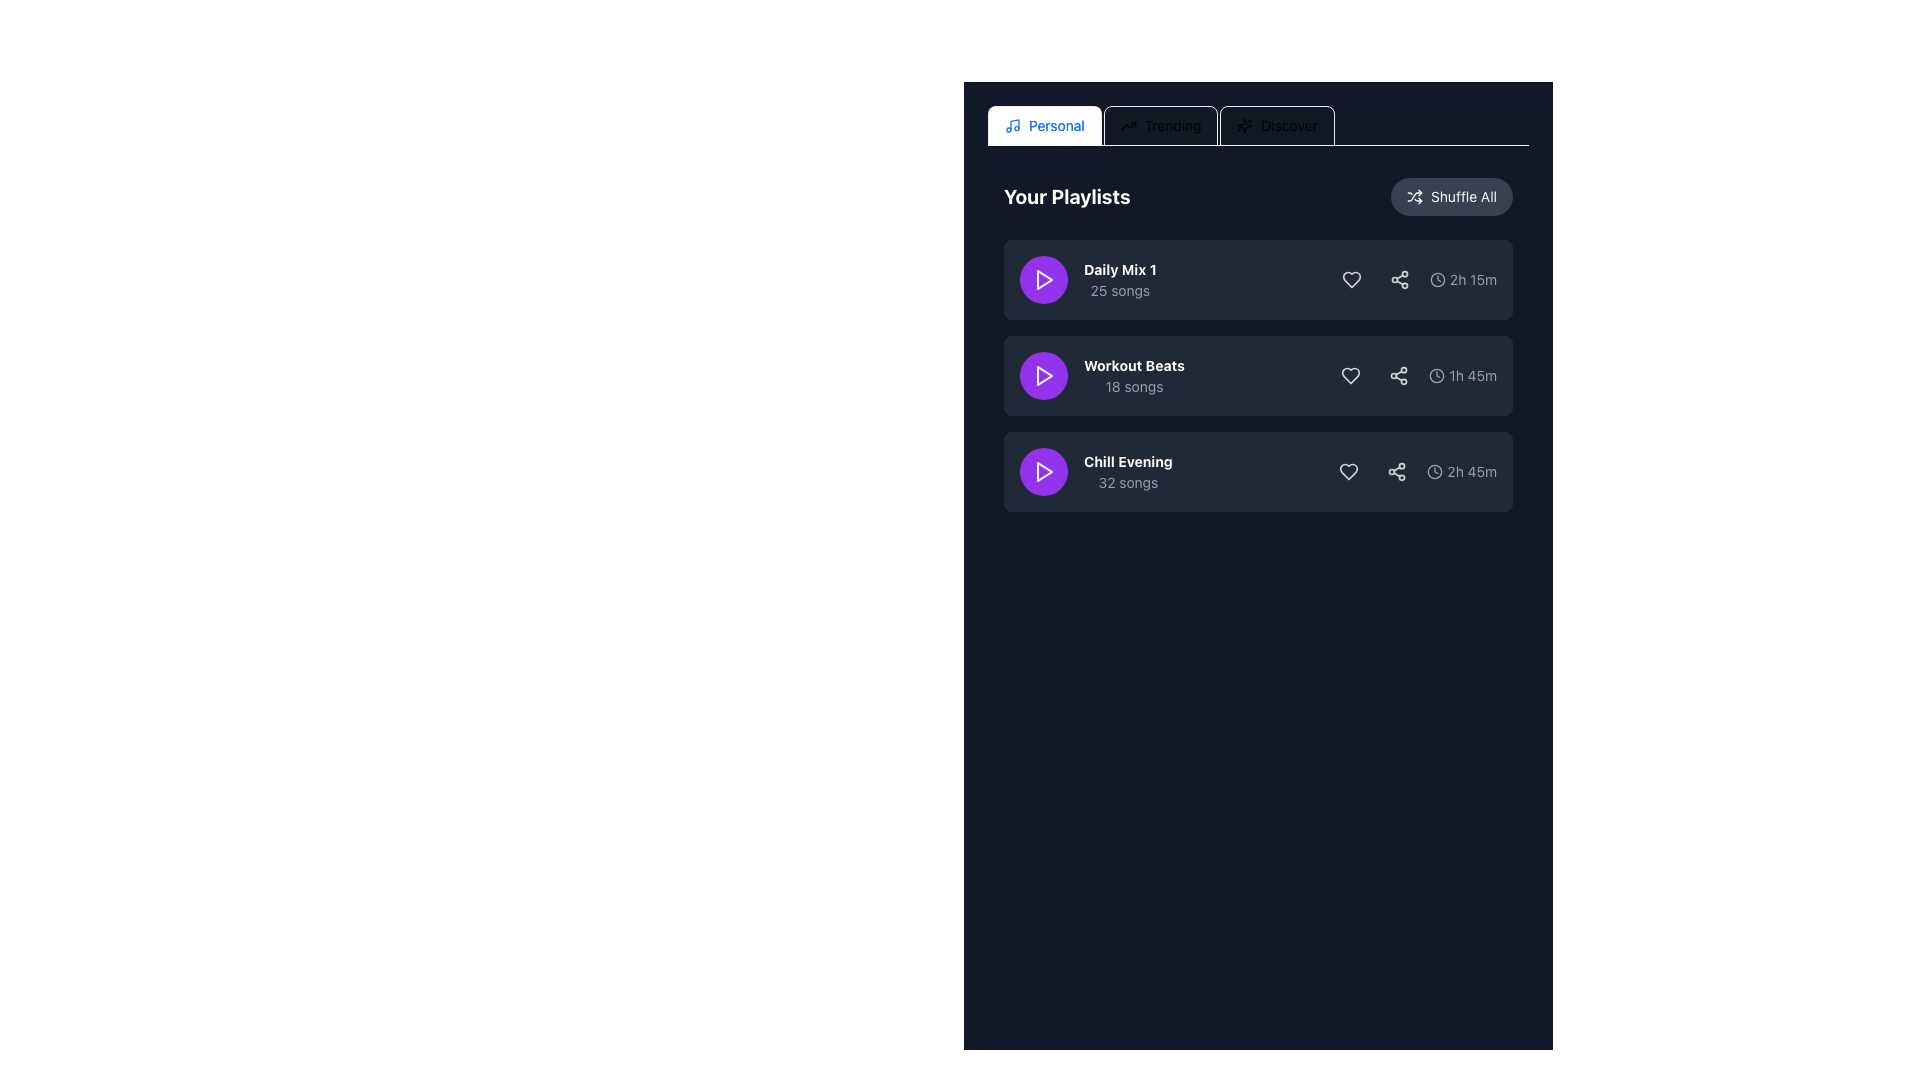  What do you see at coordinates (1120, 290) in the screenshot?
I see `the static text label displaying '25 songs' located immediately below the bold white text 'Daily Mix 1' in the first playlist card` at bounding box center [1120, 290].